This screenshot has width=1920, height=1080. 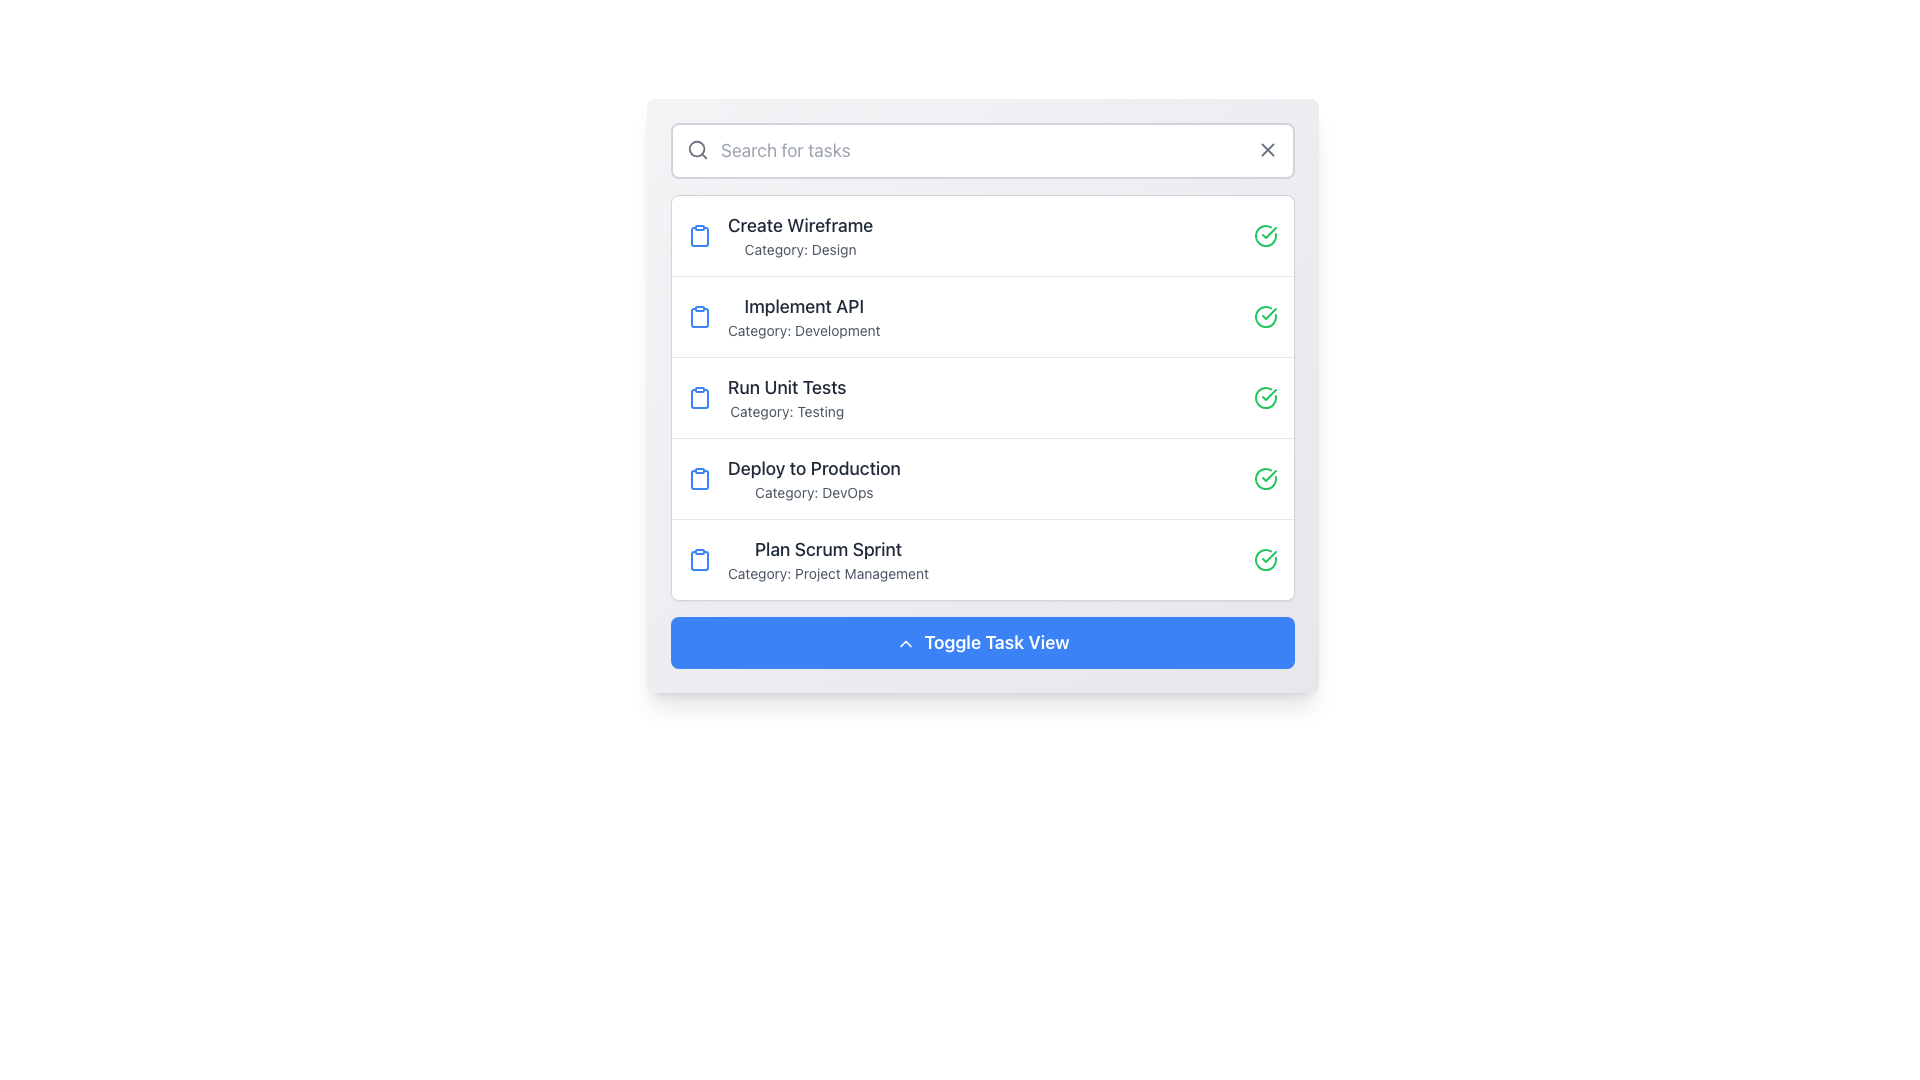 I want to click on text of the first task title in the task management interface, located above the 'Category: Design' text, so click(x=800, y=225).